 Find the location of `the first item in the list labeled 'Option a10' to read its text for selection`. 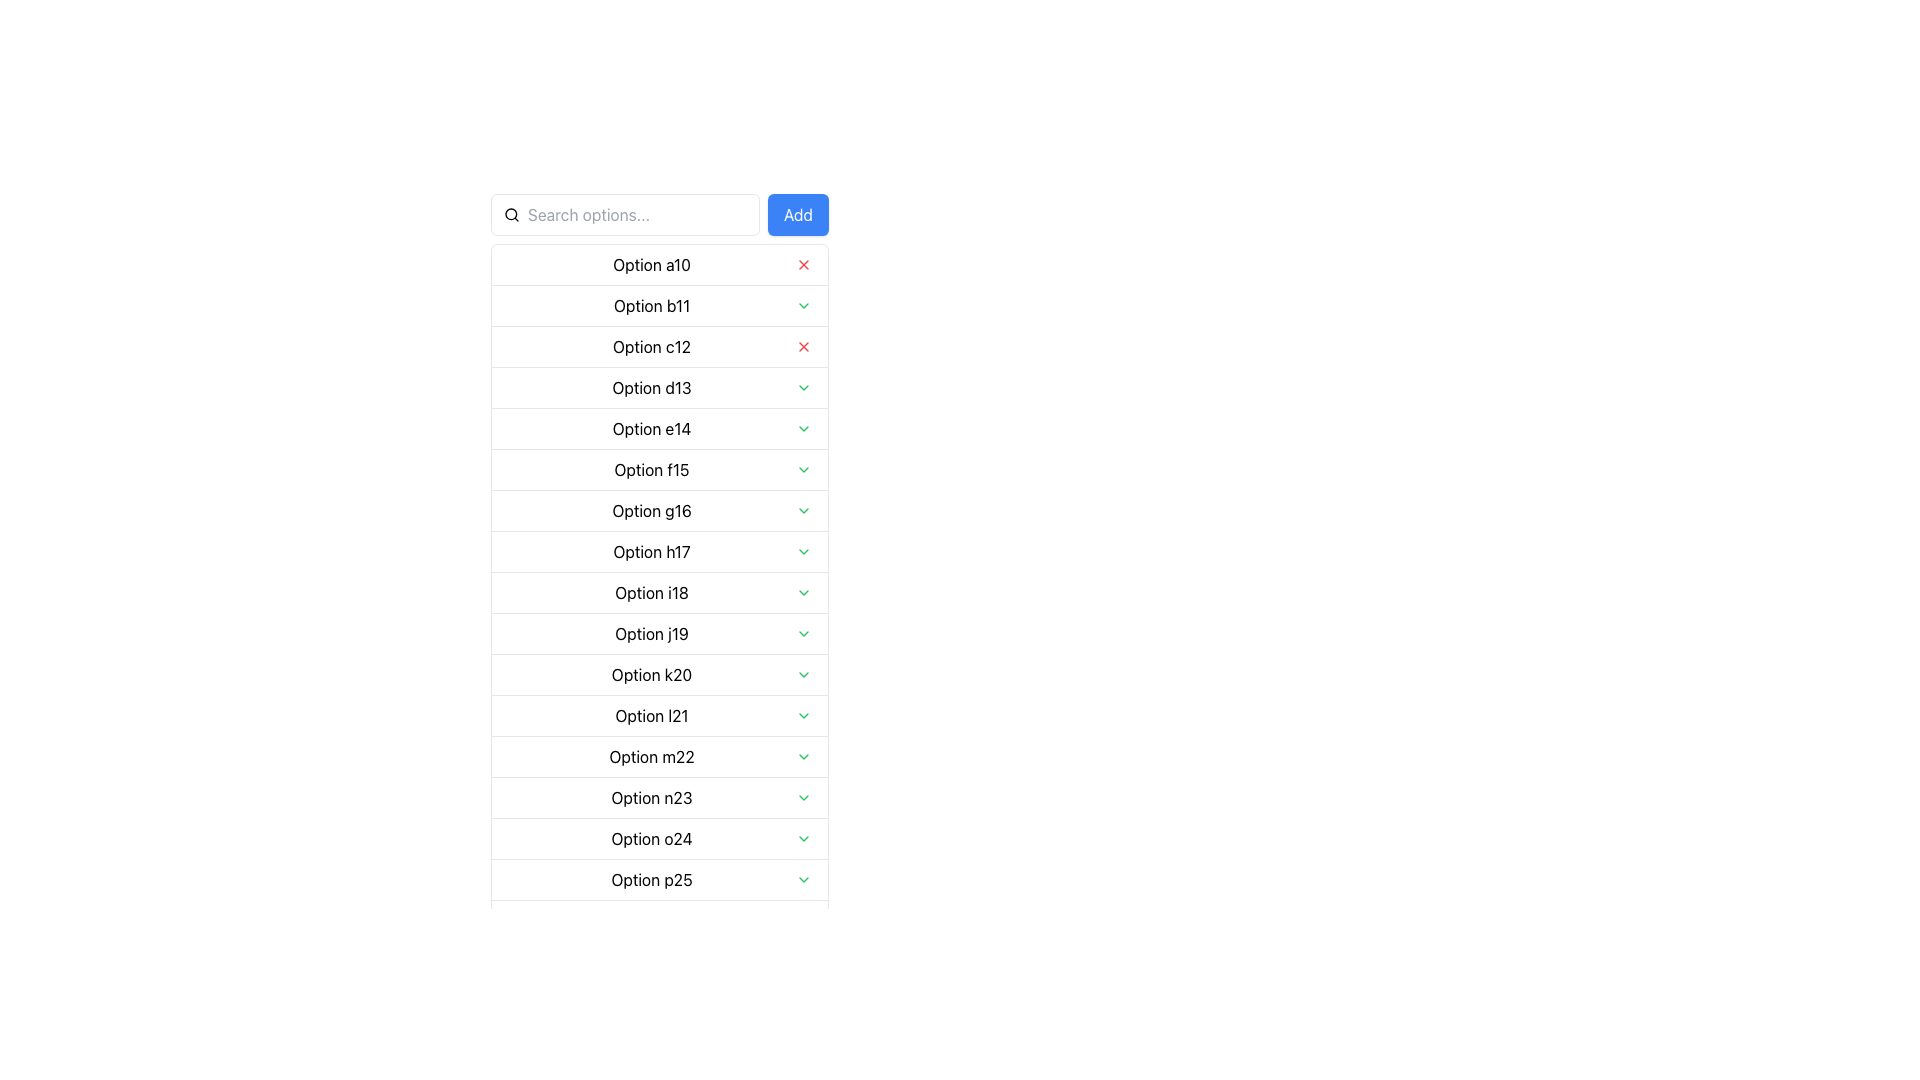

the first item in the list labeled 'Option a10' to read its text for selection is located at coordinates (660, 264).